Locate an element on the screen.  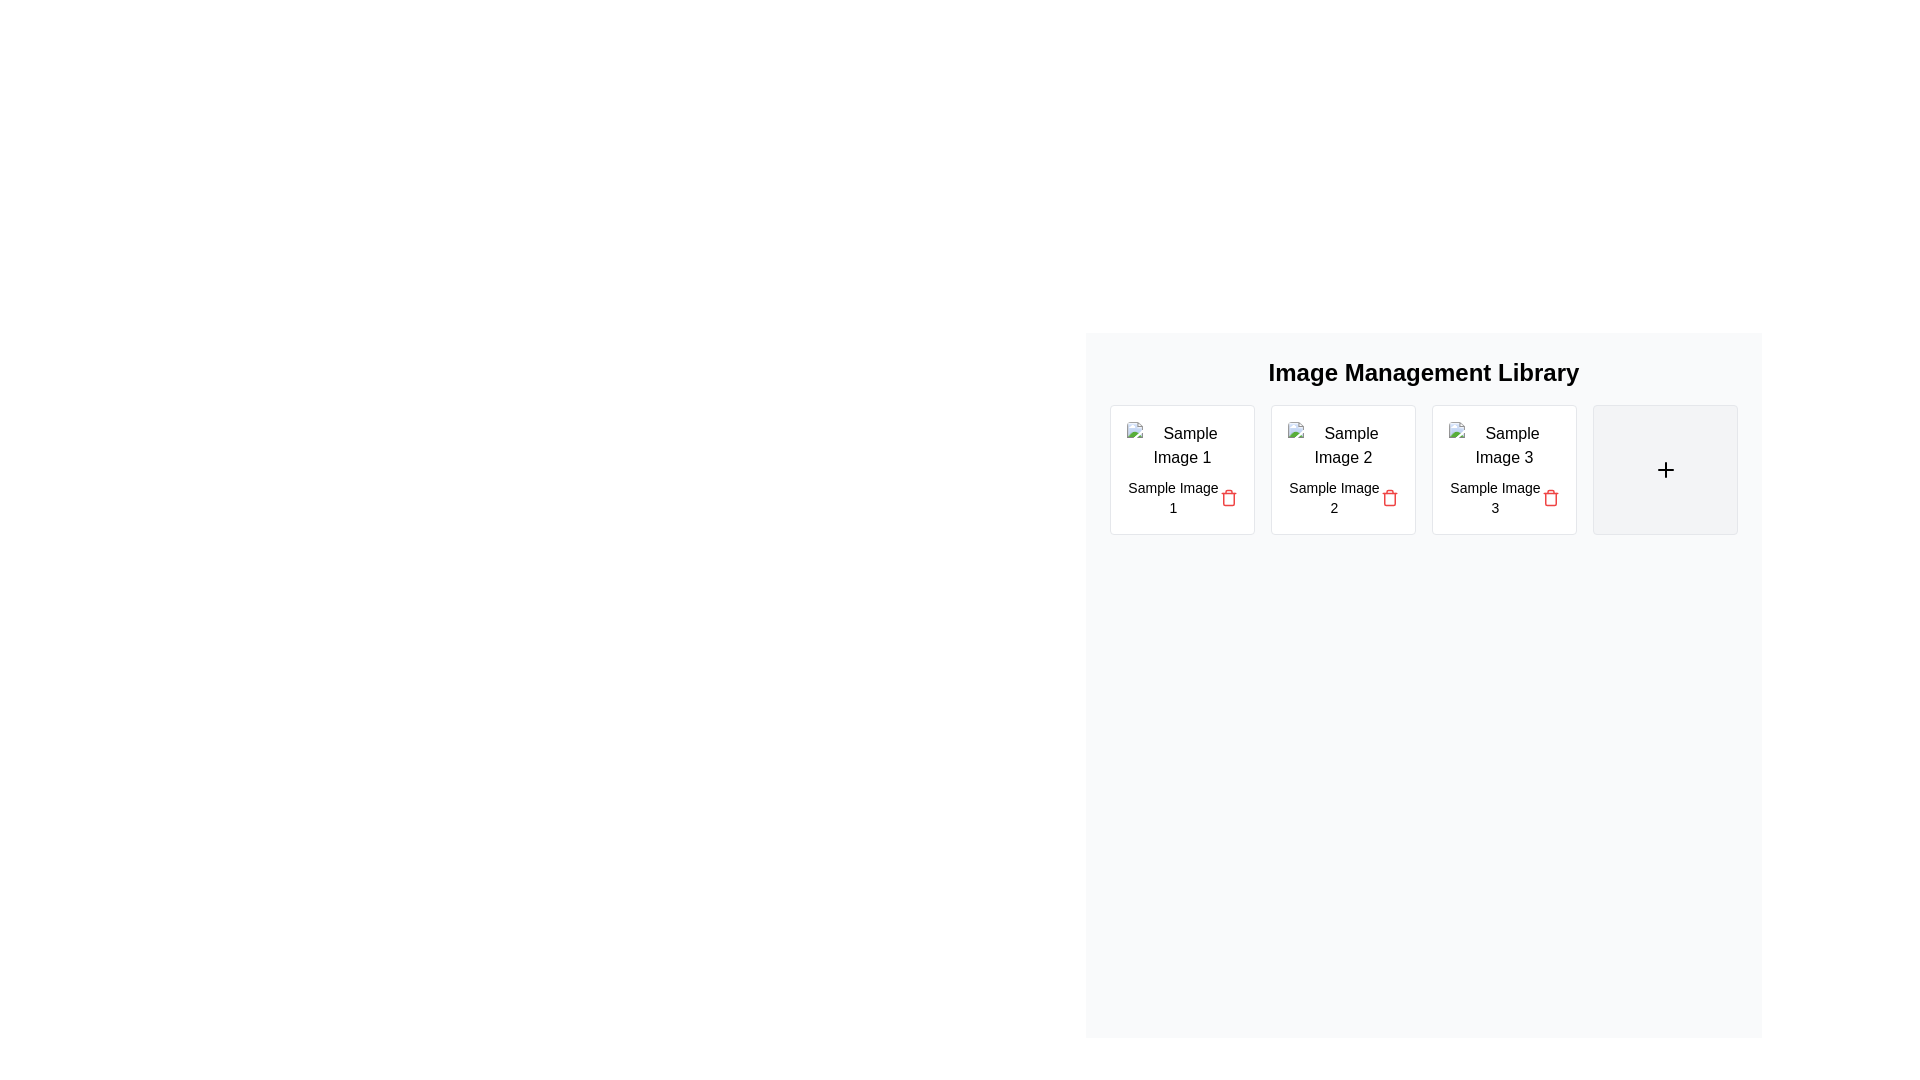
the delete button located at the bottom-right of the card labeled 'Sample Image 1', which triggers the deletion of the associated content when interacted with is located at coordinates (1227, 496).